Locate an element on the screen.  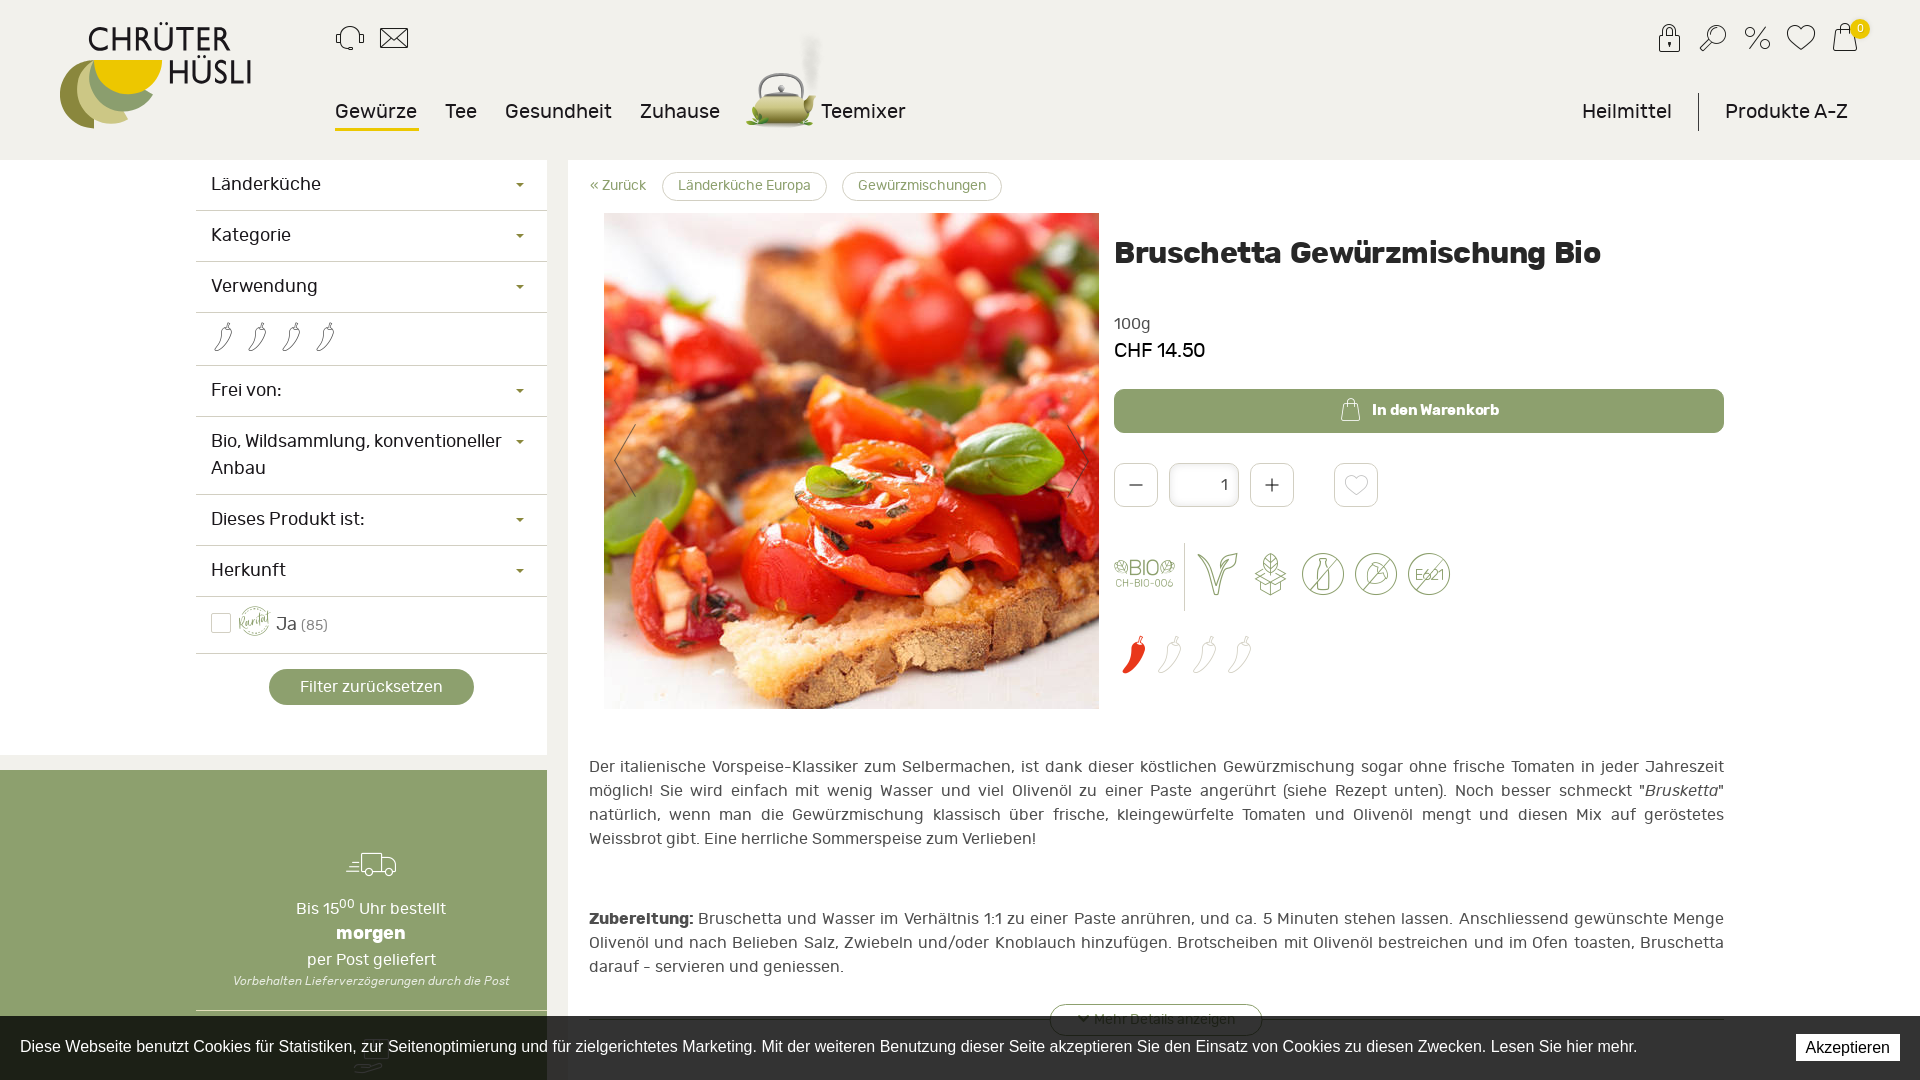
'+' is located at coordinates (1271, 485).